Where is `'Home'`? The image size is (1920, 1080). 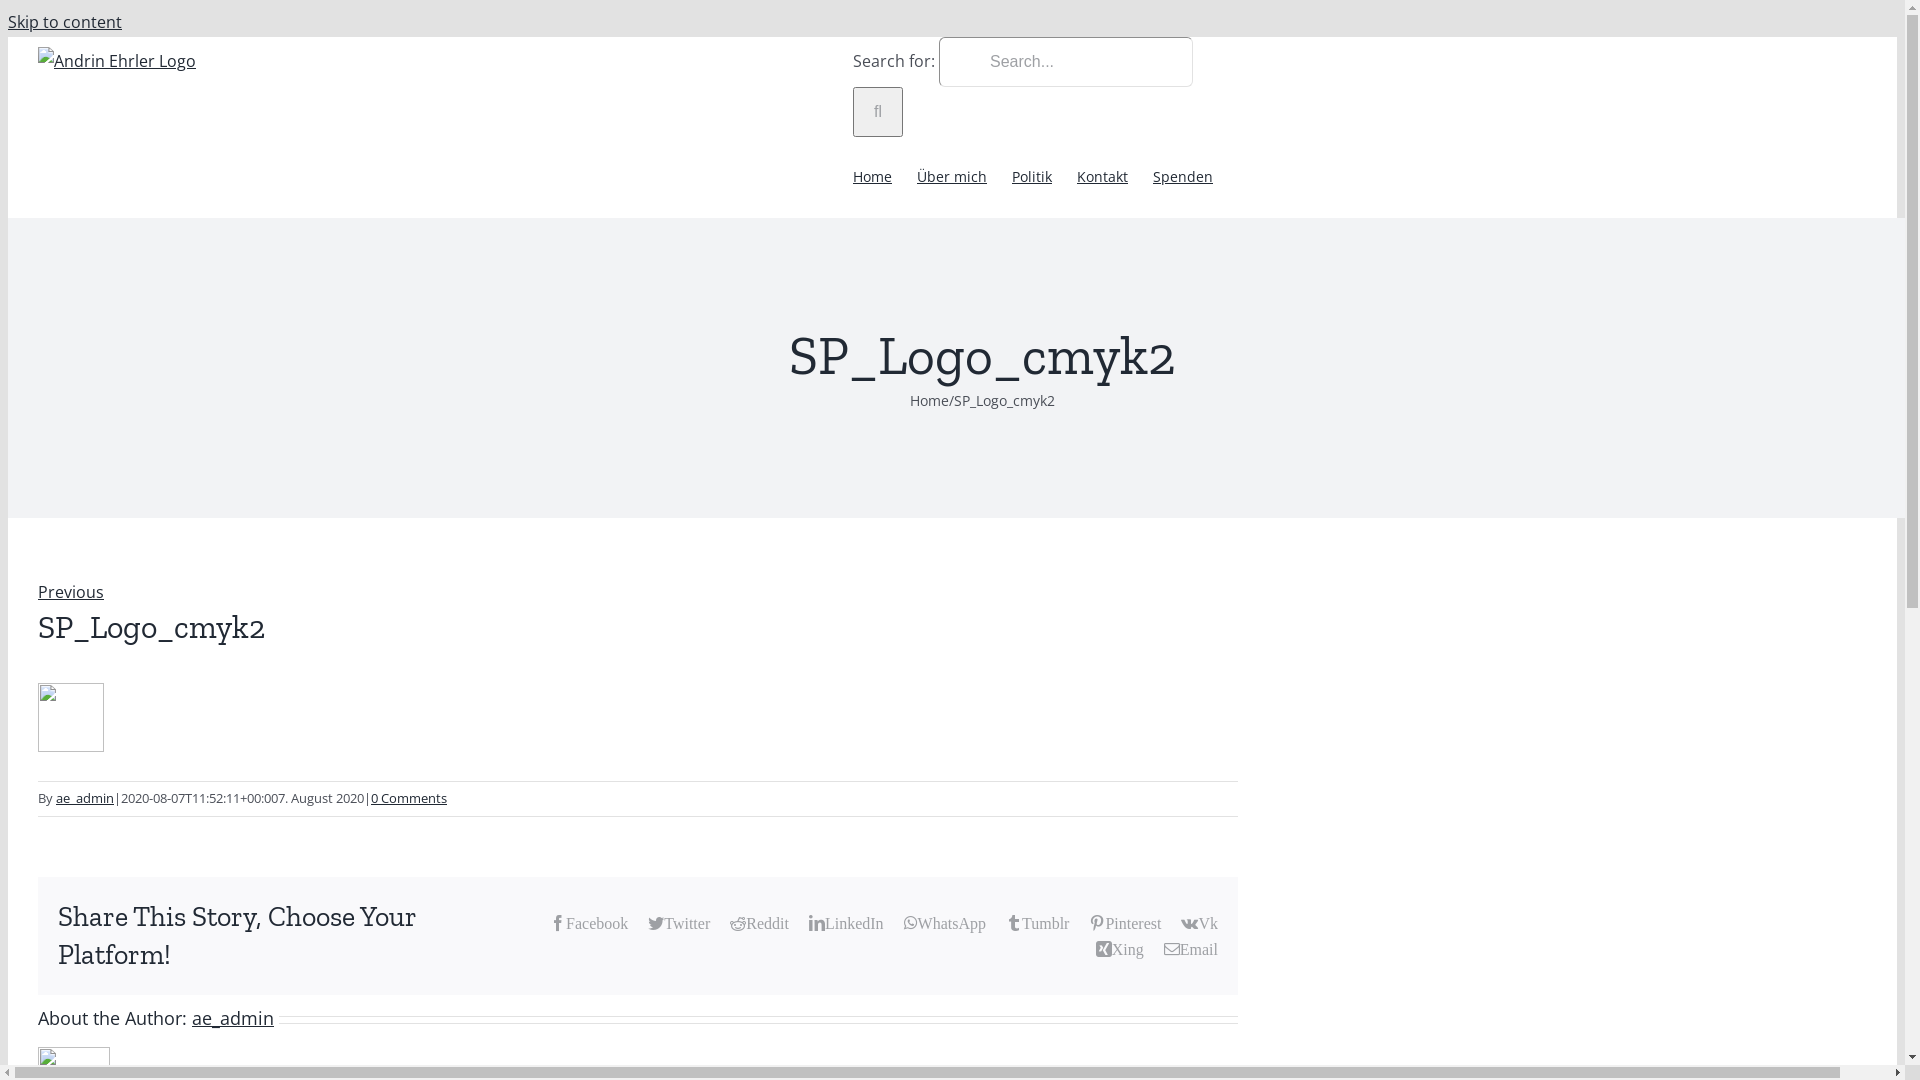
'Home' is located at coordinates (909, 400).